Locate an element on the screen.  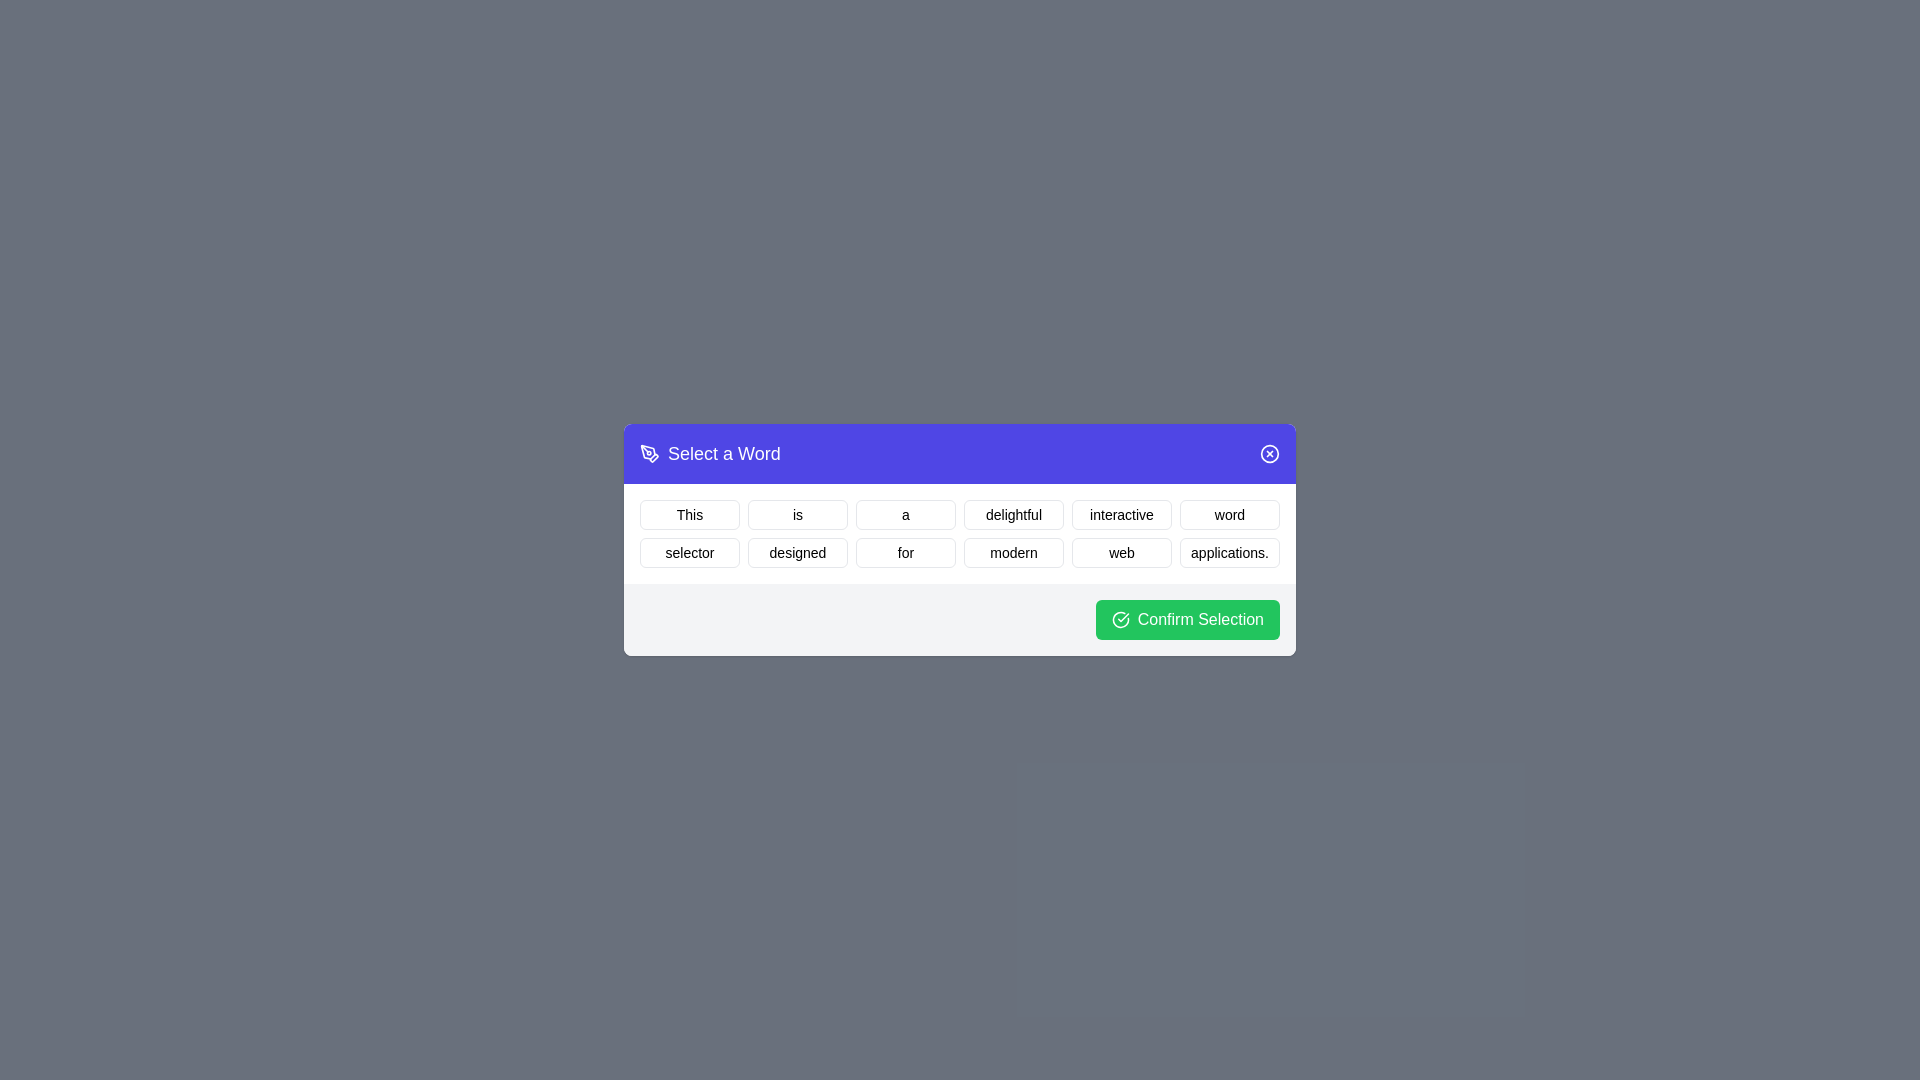
the 'Confirm Selection' button to confirm the selected word is located at coordinates (1187, 619).